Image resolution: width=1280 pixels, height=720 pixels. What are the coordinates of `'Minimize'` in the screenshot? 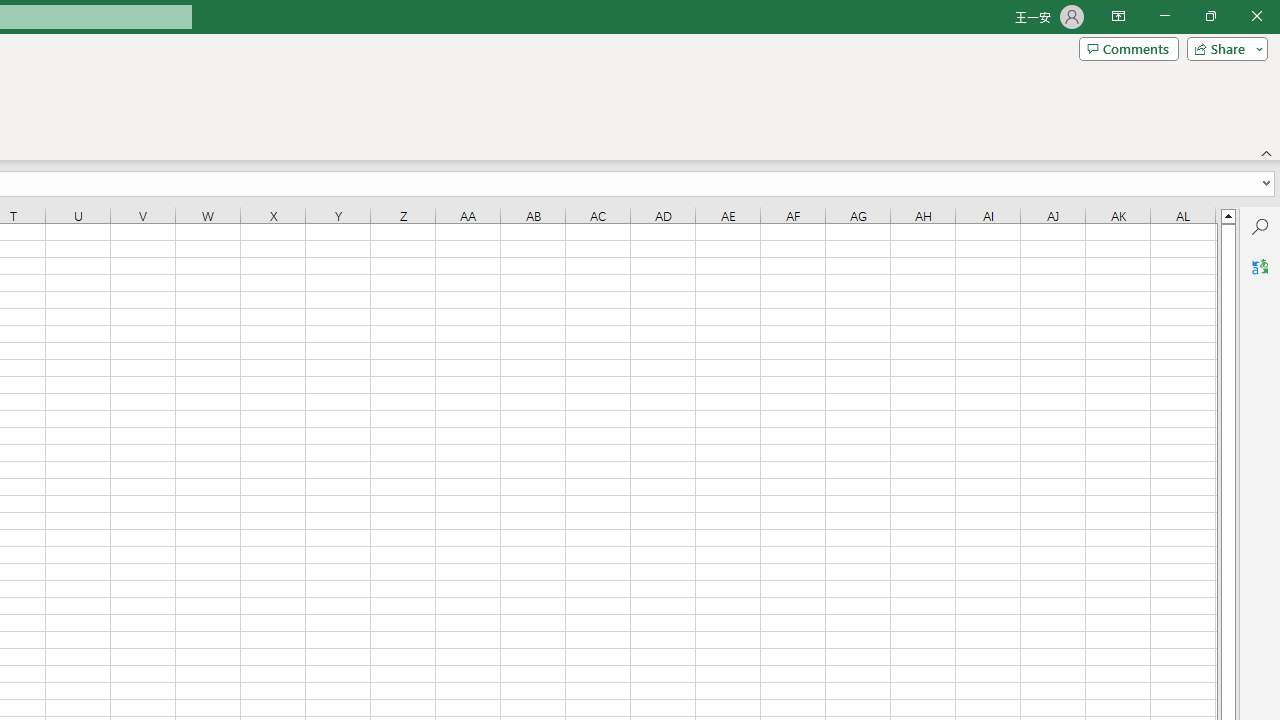 It's located at (1164, 16).